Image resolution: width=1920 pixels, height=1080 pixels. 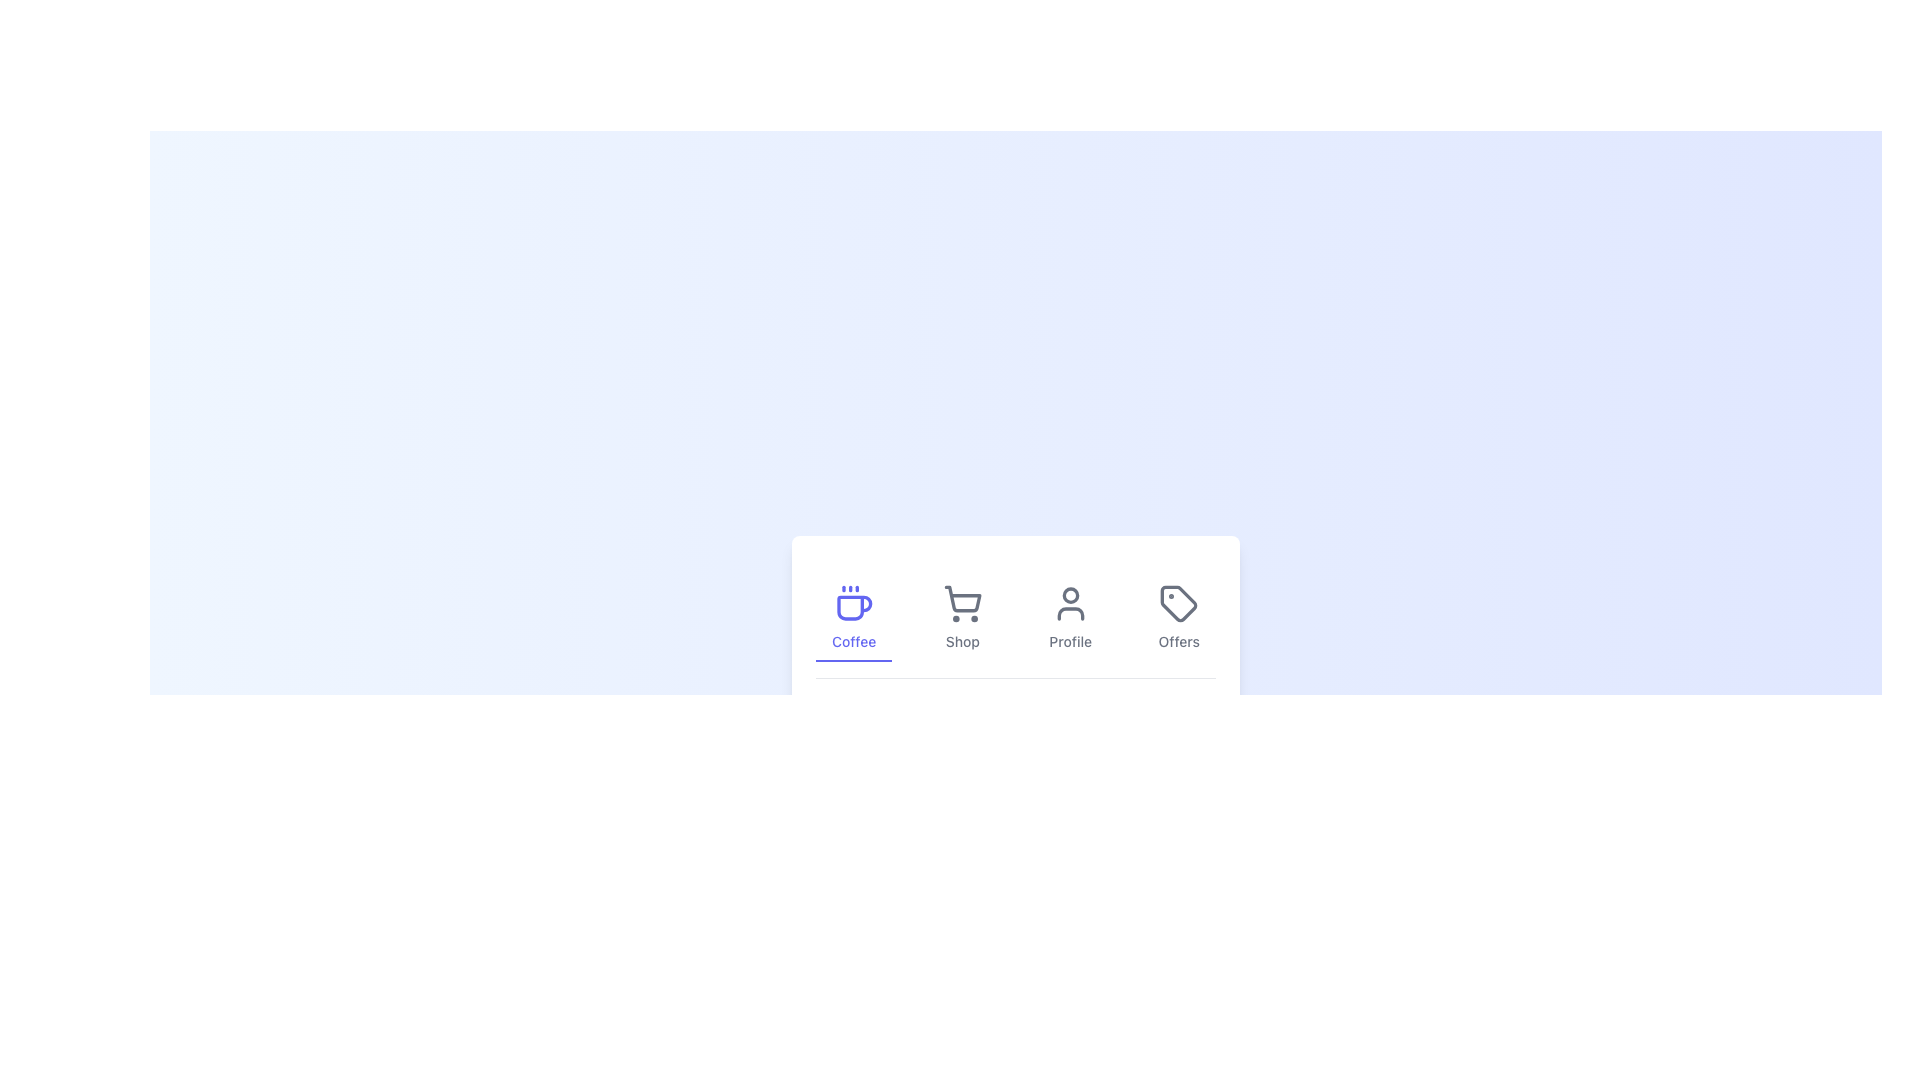 I want to click on the lower portion of the coffee cup icon, which is styled in minimalist line-art and serves as the main emblem for the 'Coffee' menu, so click(x=854, y=606).